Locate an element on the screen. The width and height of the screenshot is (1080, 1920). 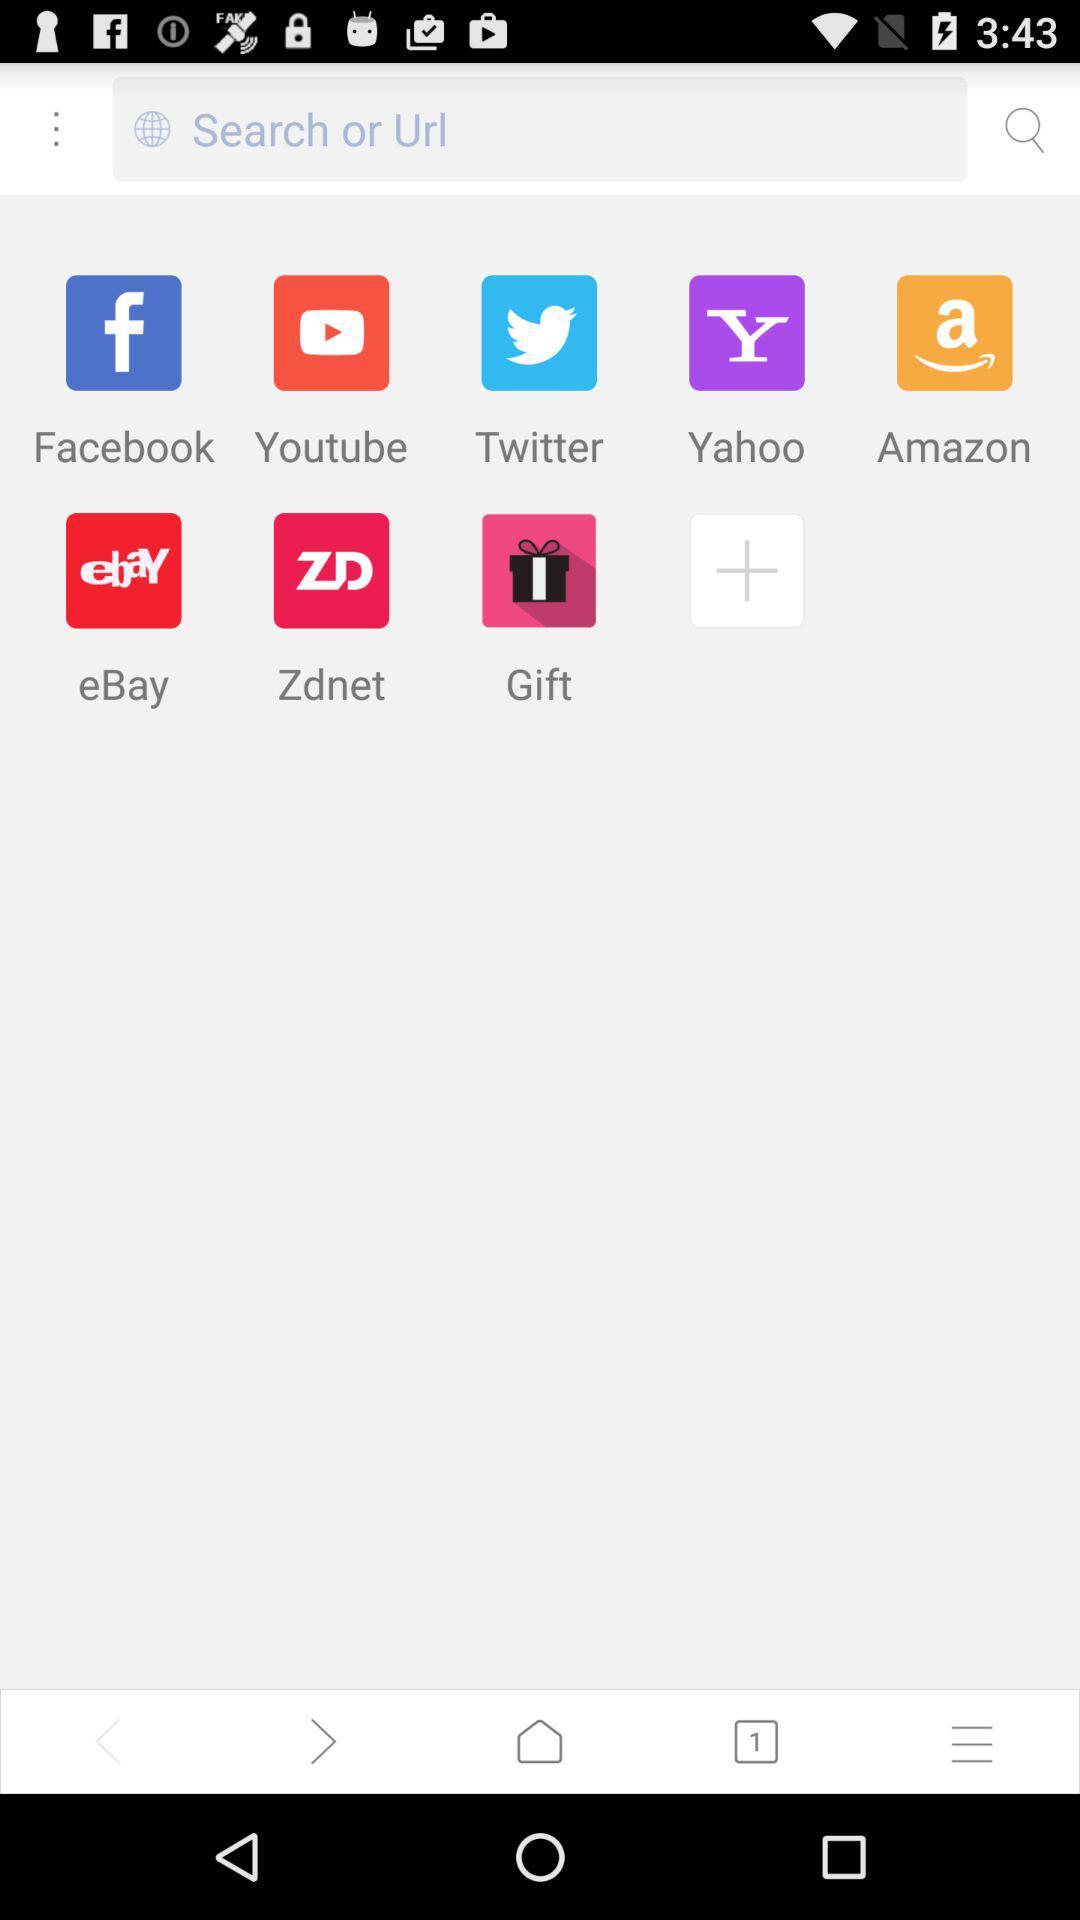
the arrow_backward icon is located at coordinates (108, 1862).